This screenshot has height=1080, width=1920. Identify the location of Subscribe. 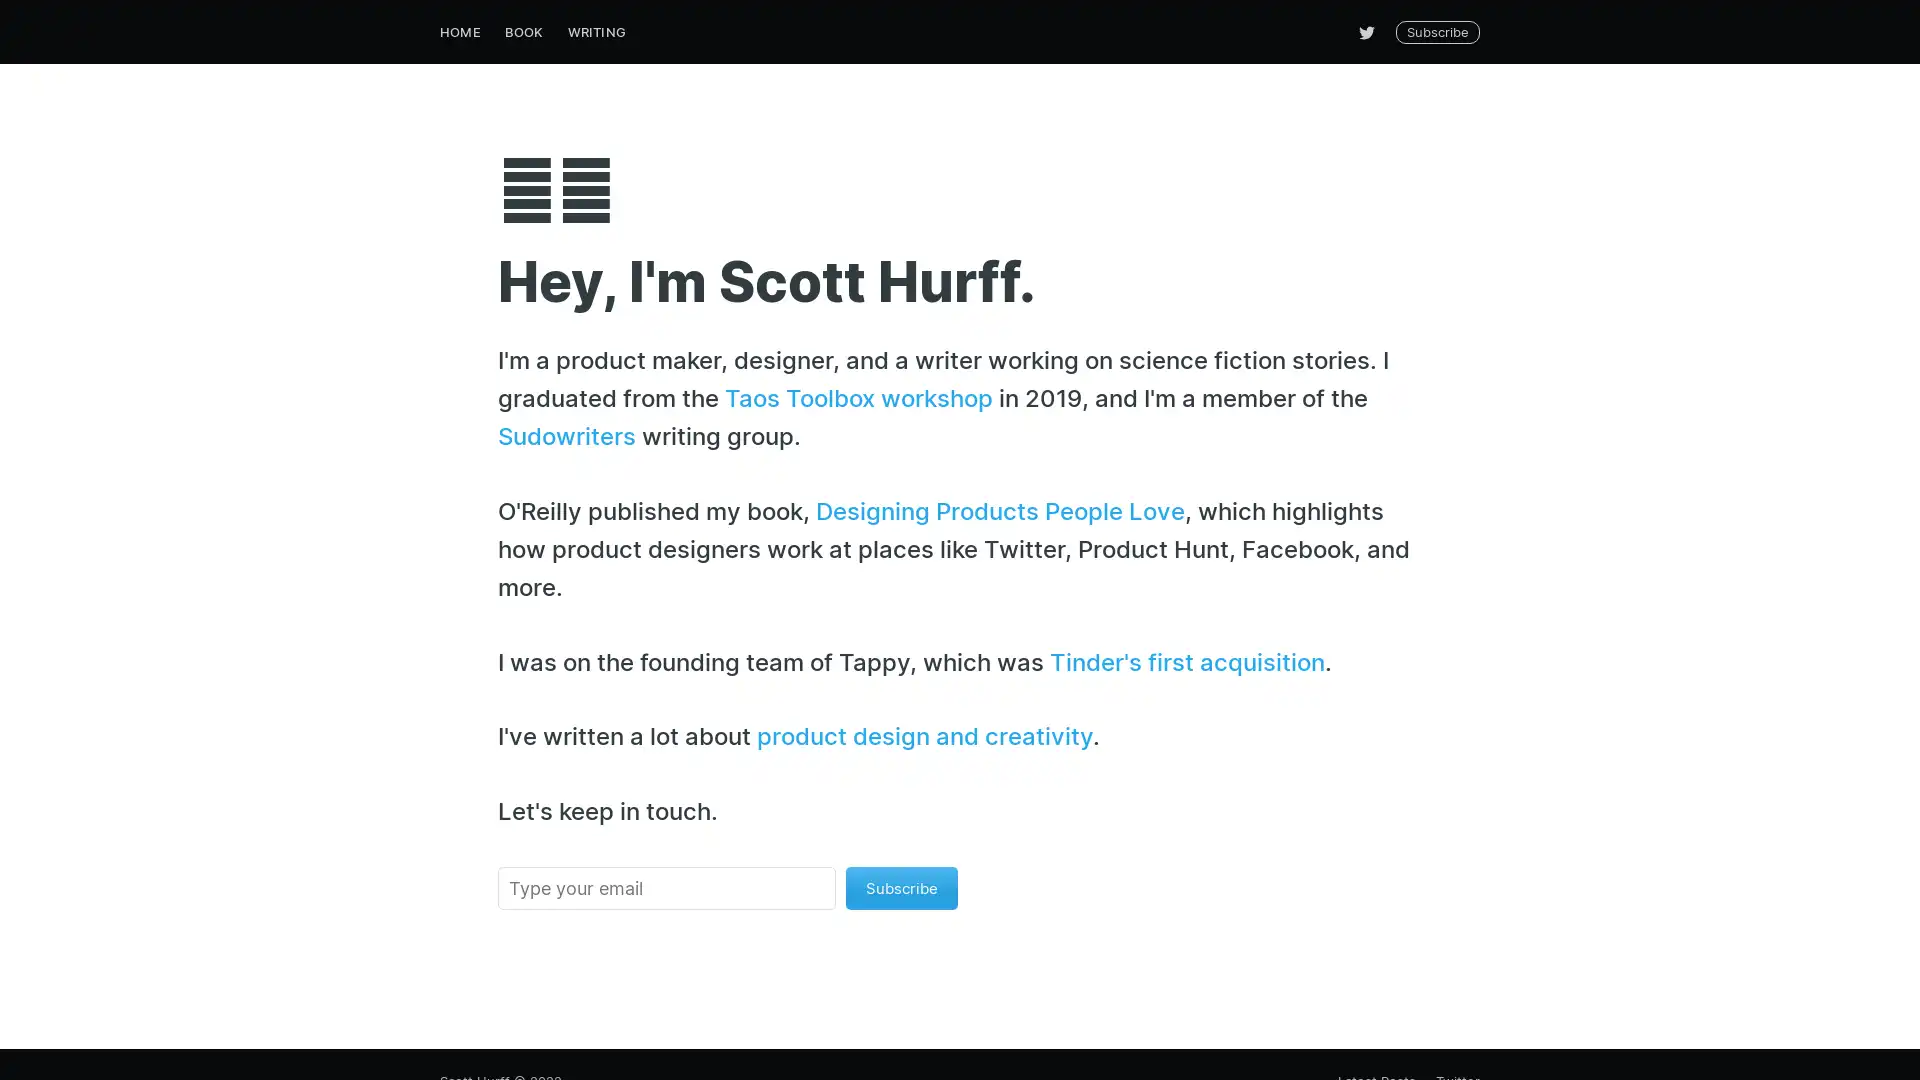
(900, 887).